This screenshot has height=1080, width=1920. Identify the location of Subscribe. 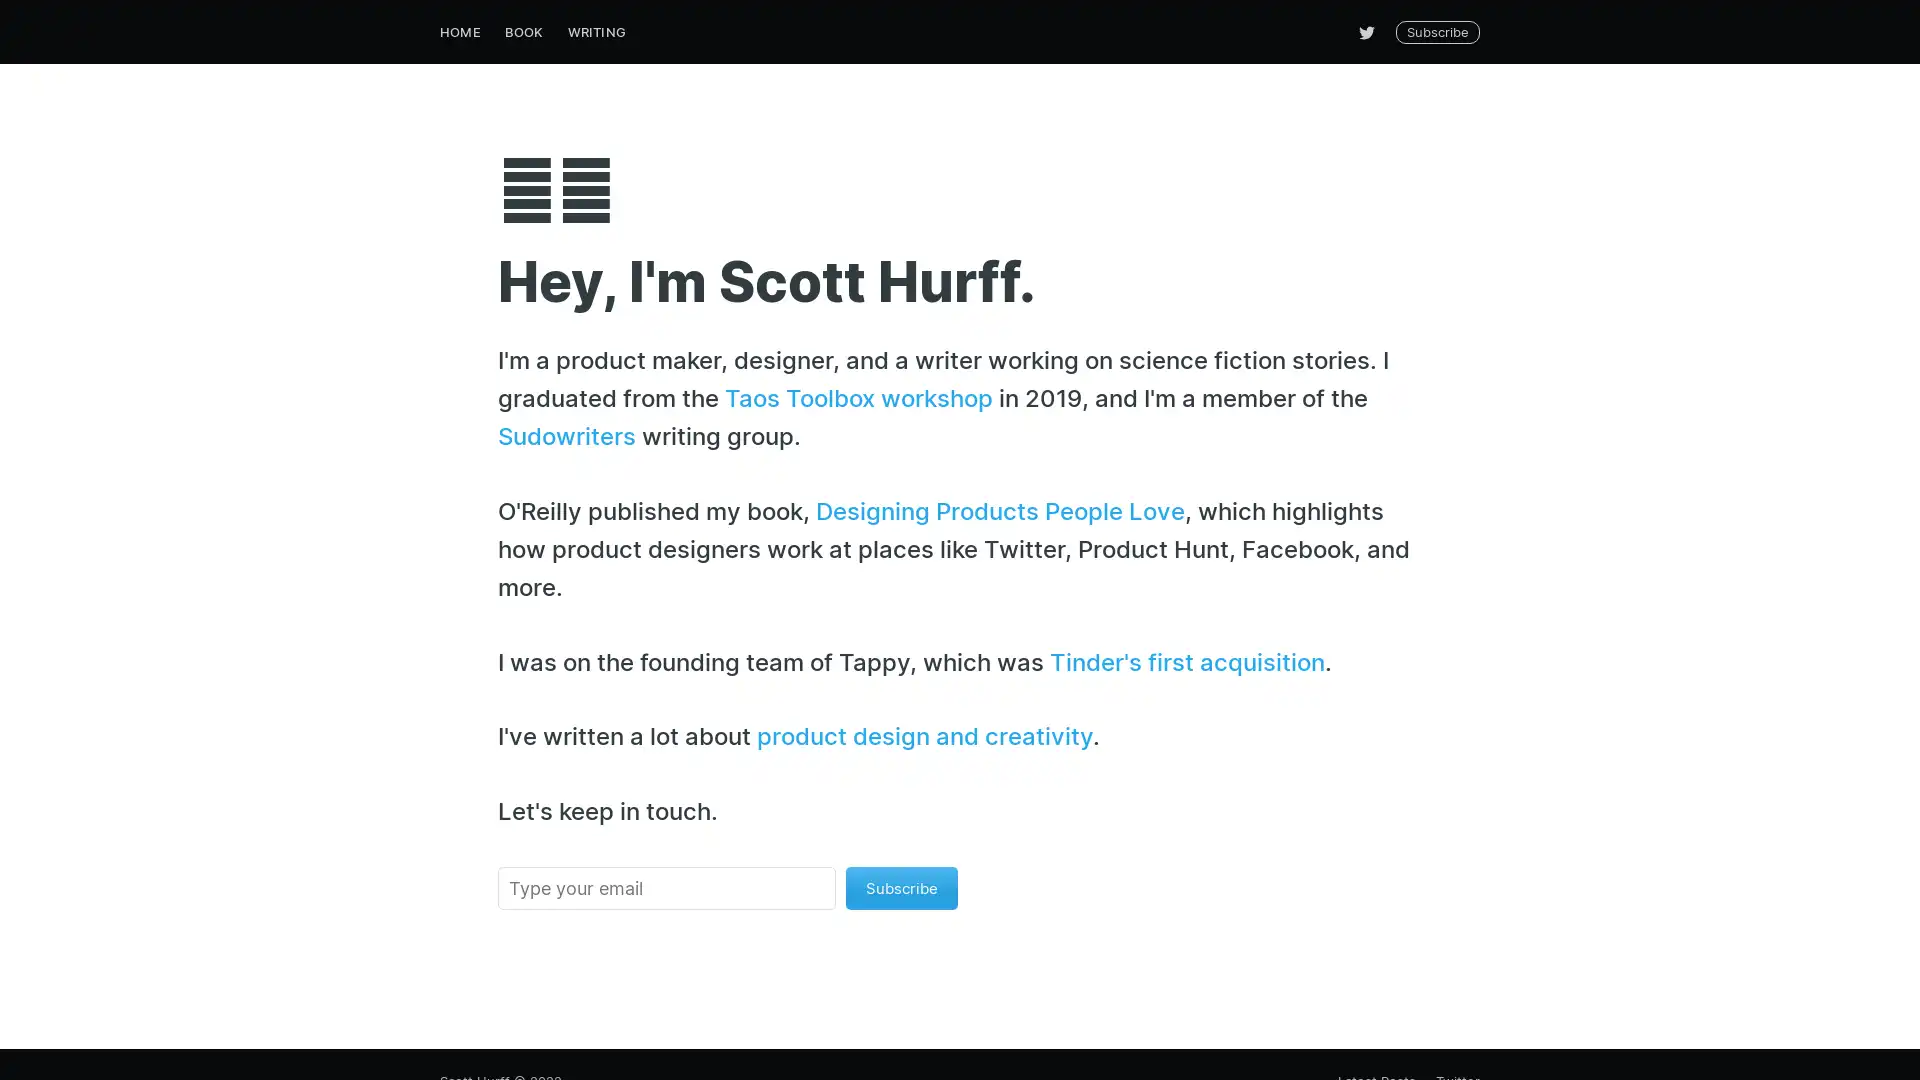
(900, 887).